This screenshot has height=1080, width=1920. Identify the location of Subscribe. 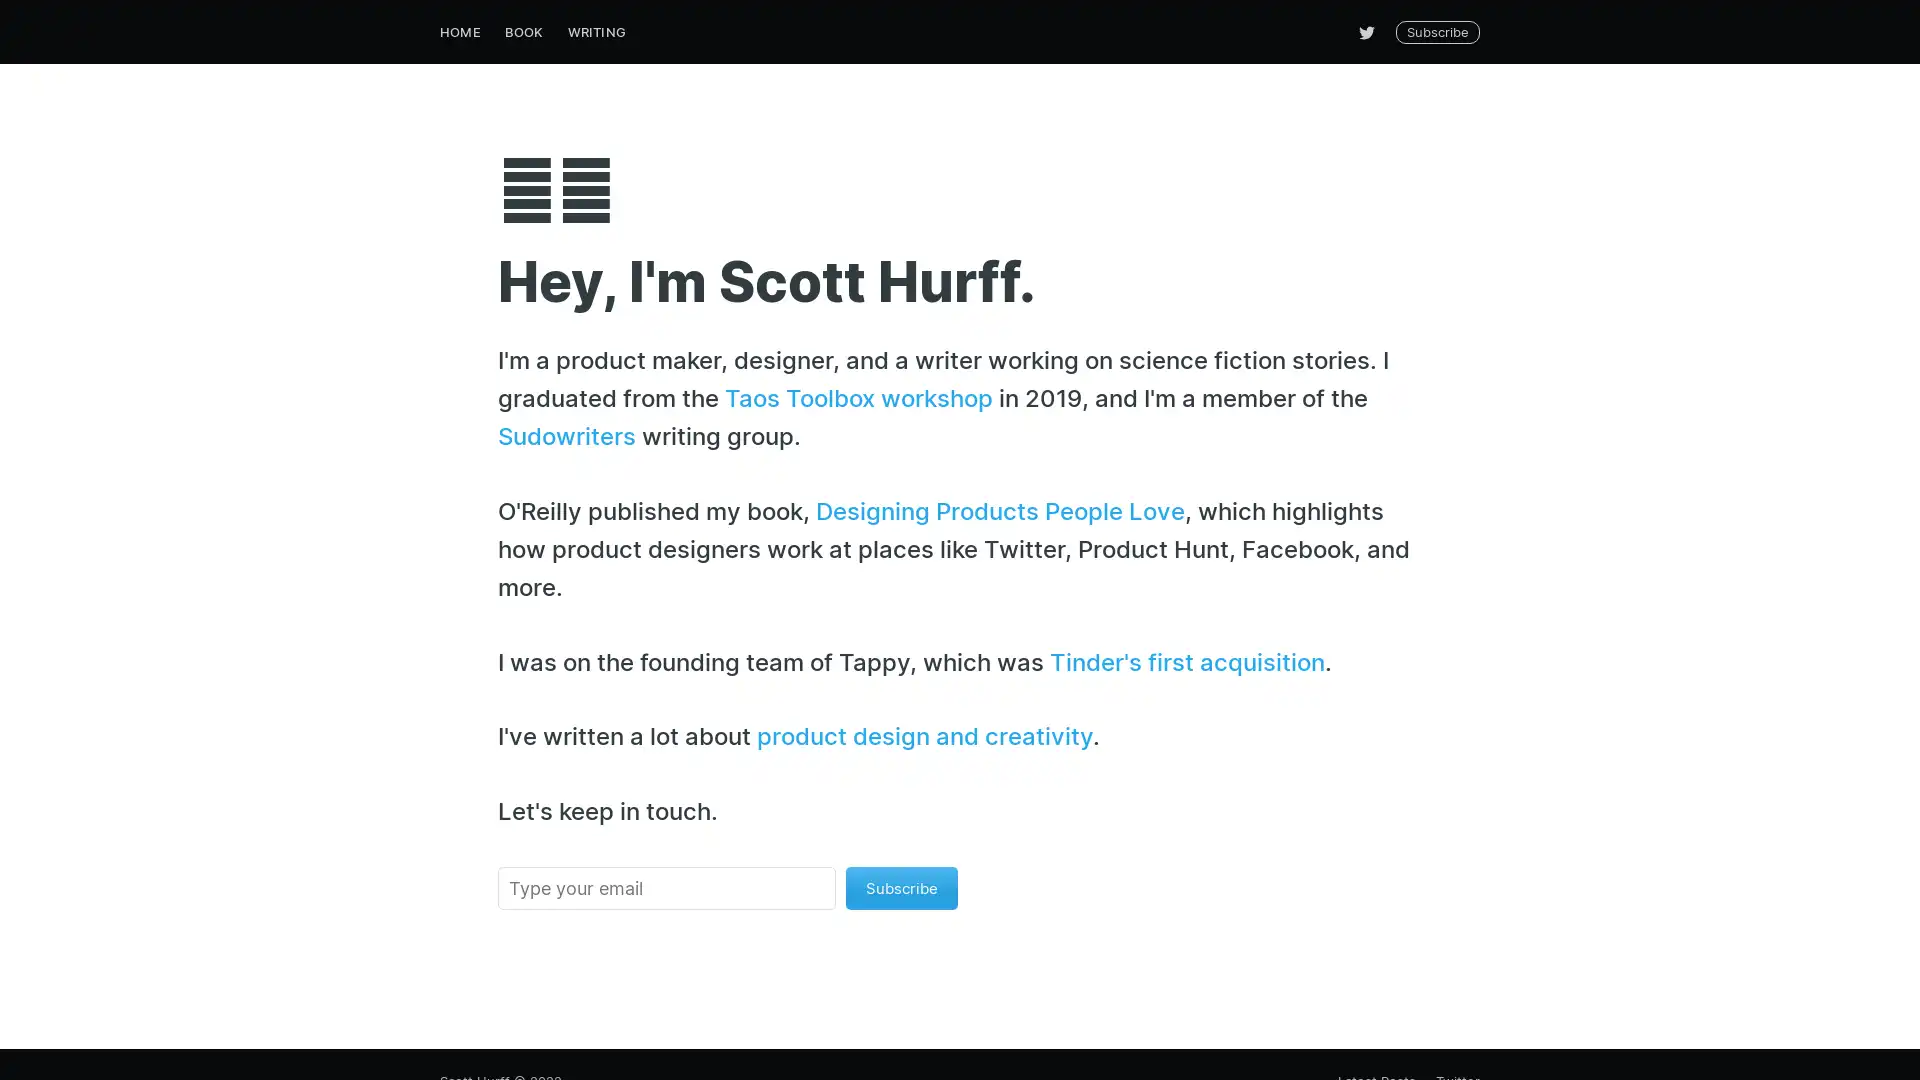
(900, 887).